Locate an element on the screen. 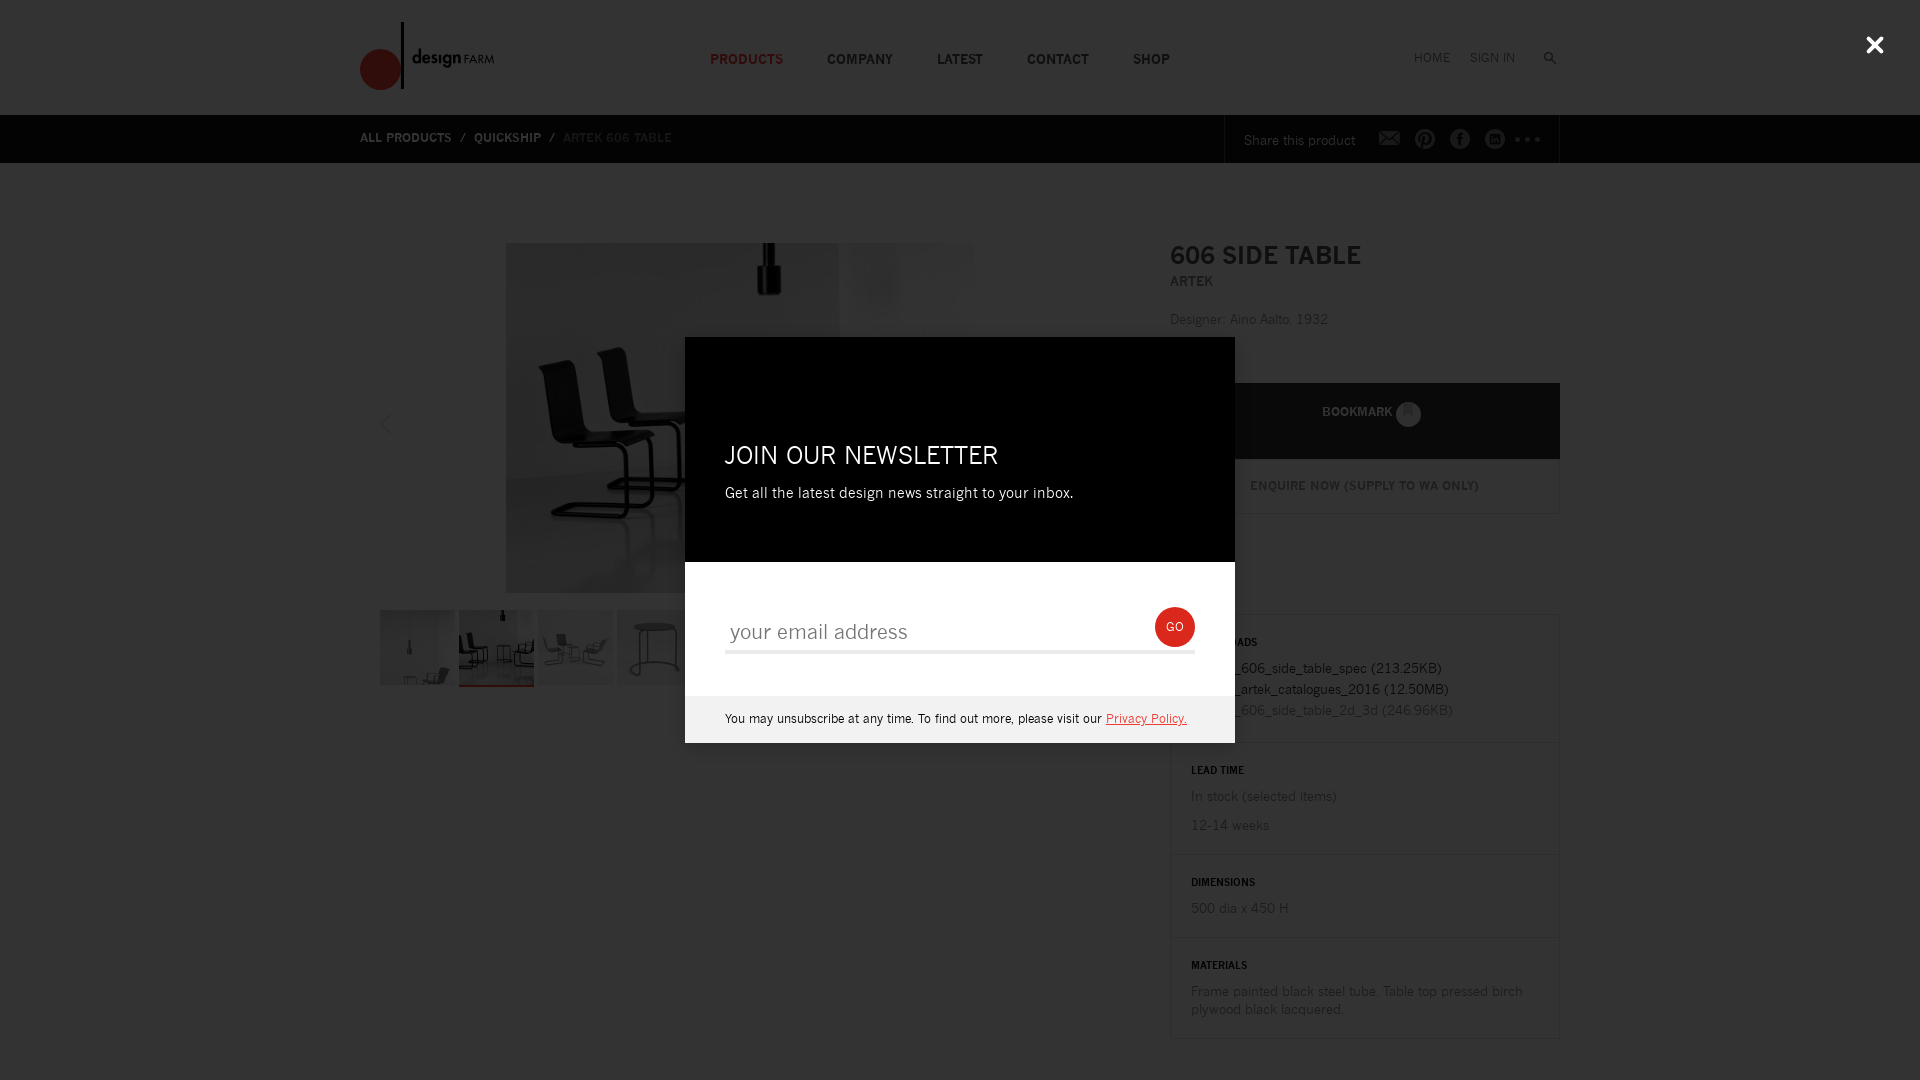 The width and height of the screenshot is (1920, 1080). 'HOME' is located at coordinates (1430, 49).